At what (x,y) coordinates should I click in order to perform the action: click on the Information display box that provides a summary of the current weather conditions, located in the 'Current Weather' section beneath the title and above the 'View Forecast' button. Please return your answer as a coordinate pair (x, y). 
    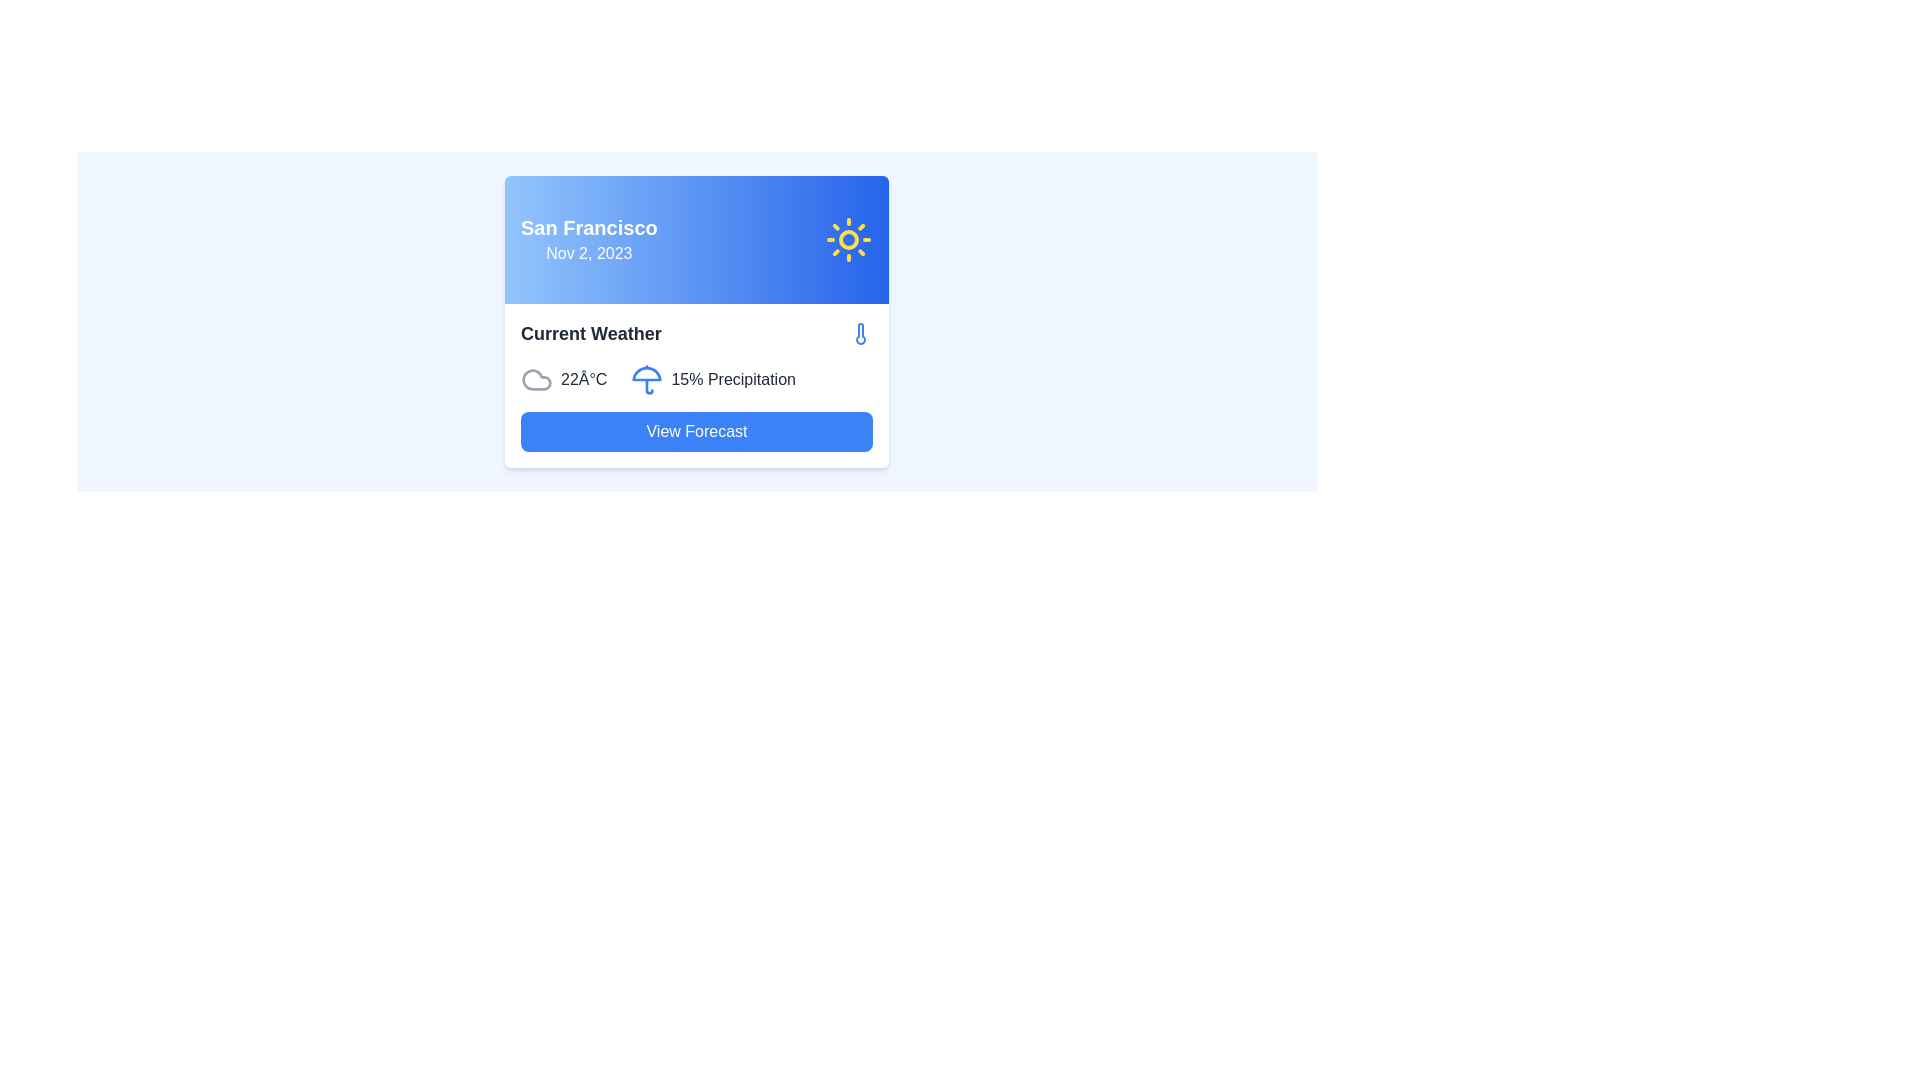
    Looking at the image, I should click on (696, 380).